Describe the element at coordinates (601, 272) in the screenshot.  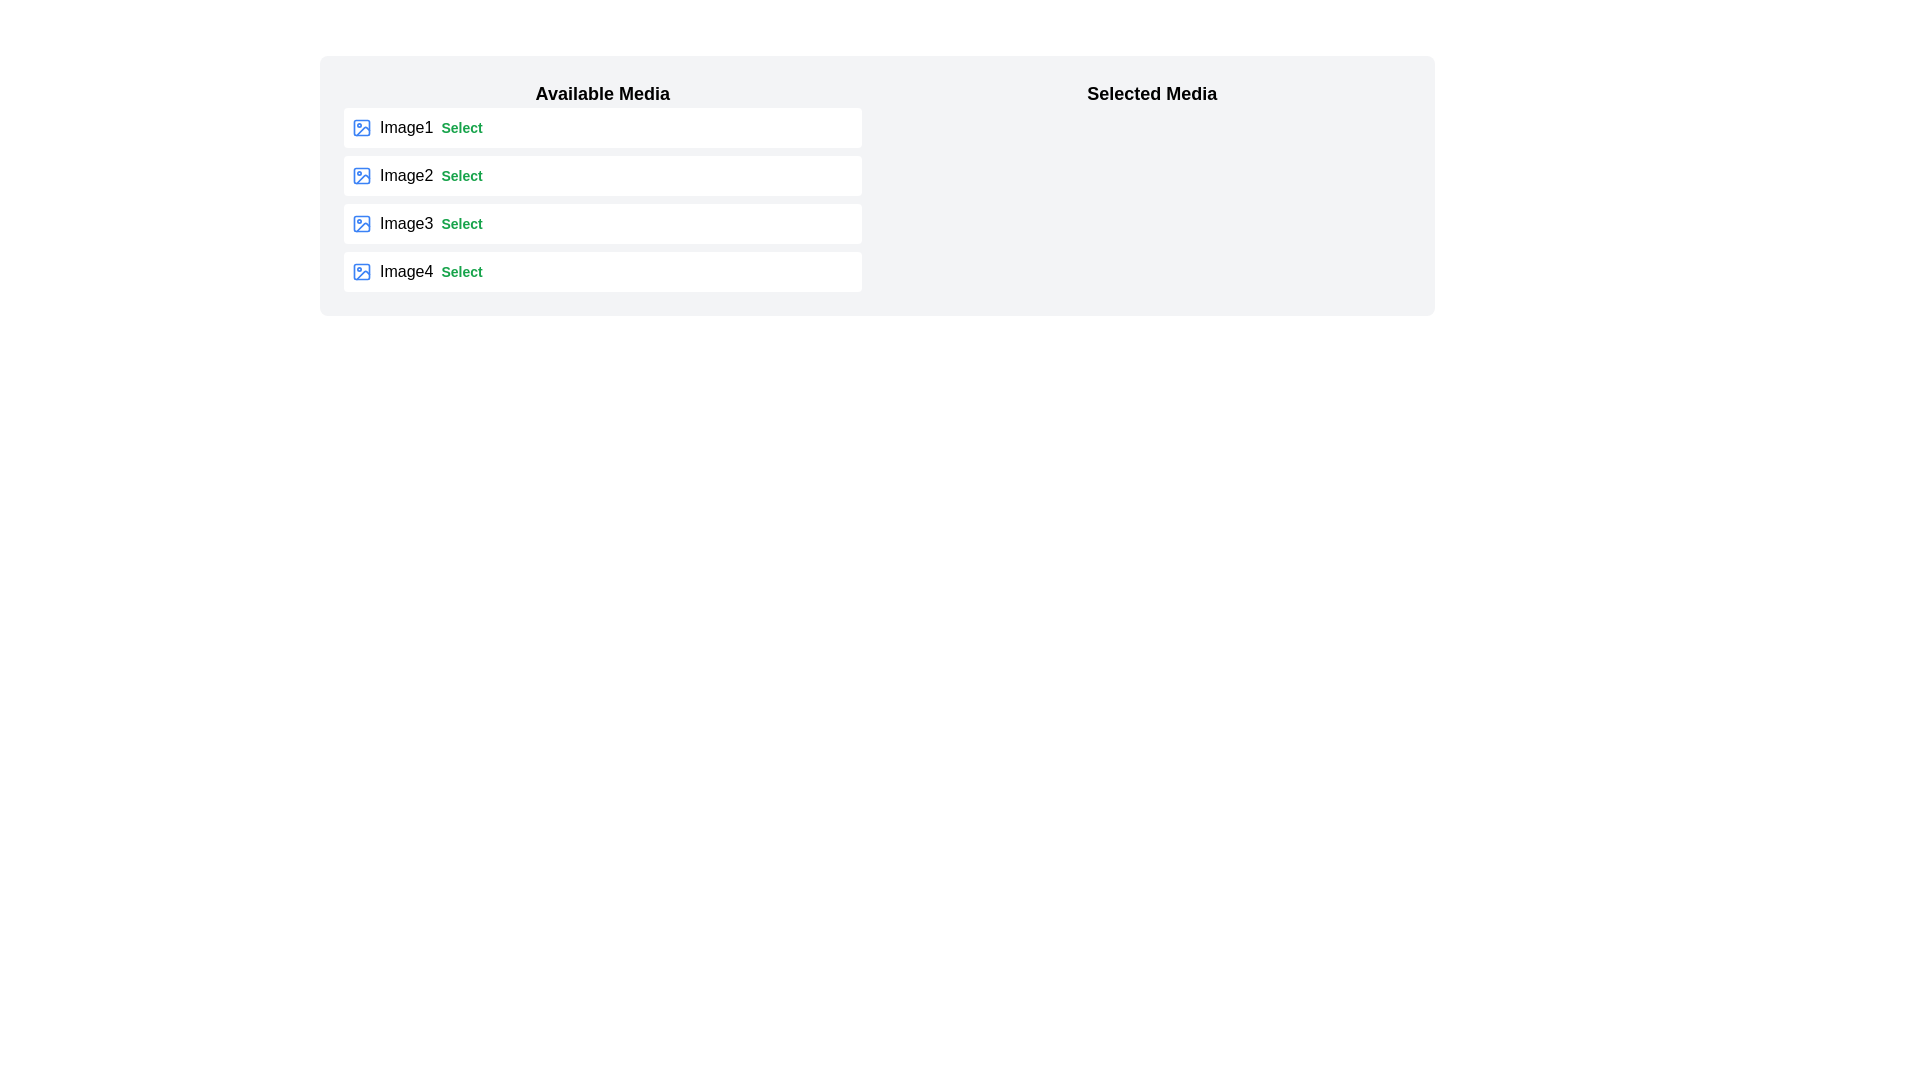
I see `the 'Select' link in the fourth list item of the 'Available Media' section` at that location.